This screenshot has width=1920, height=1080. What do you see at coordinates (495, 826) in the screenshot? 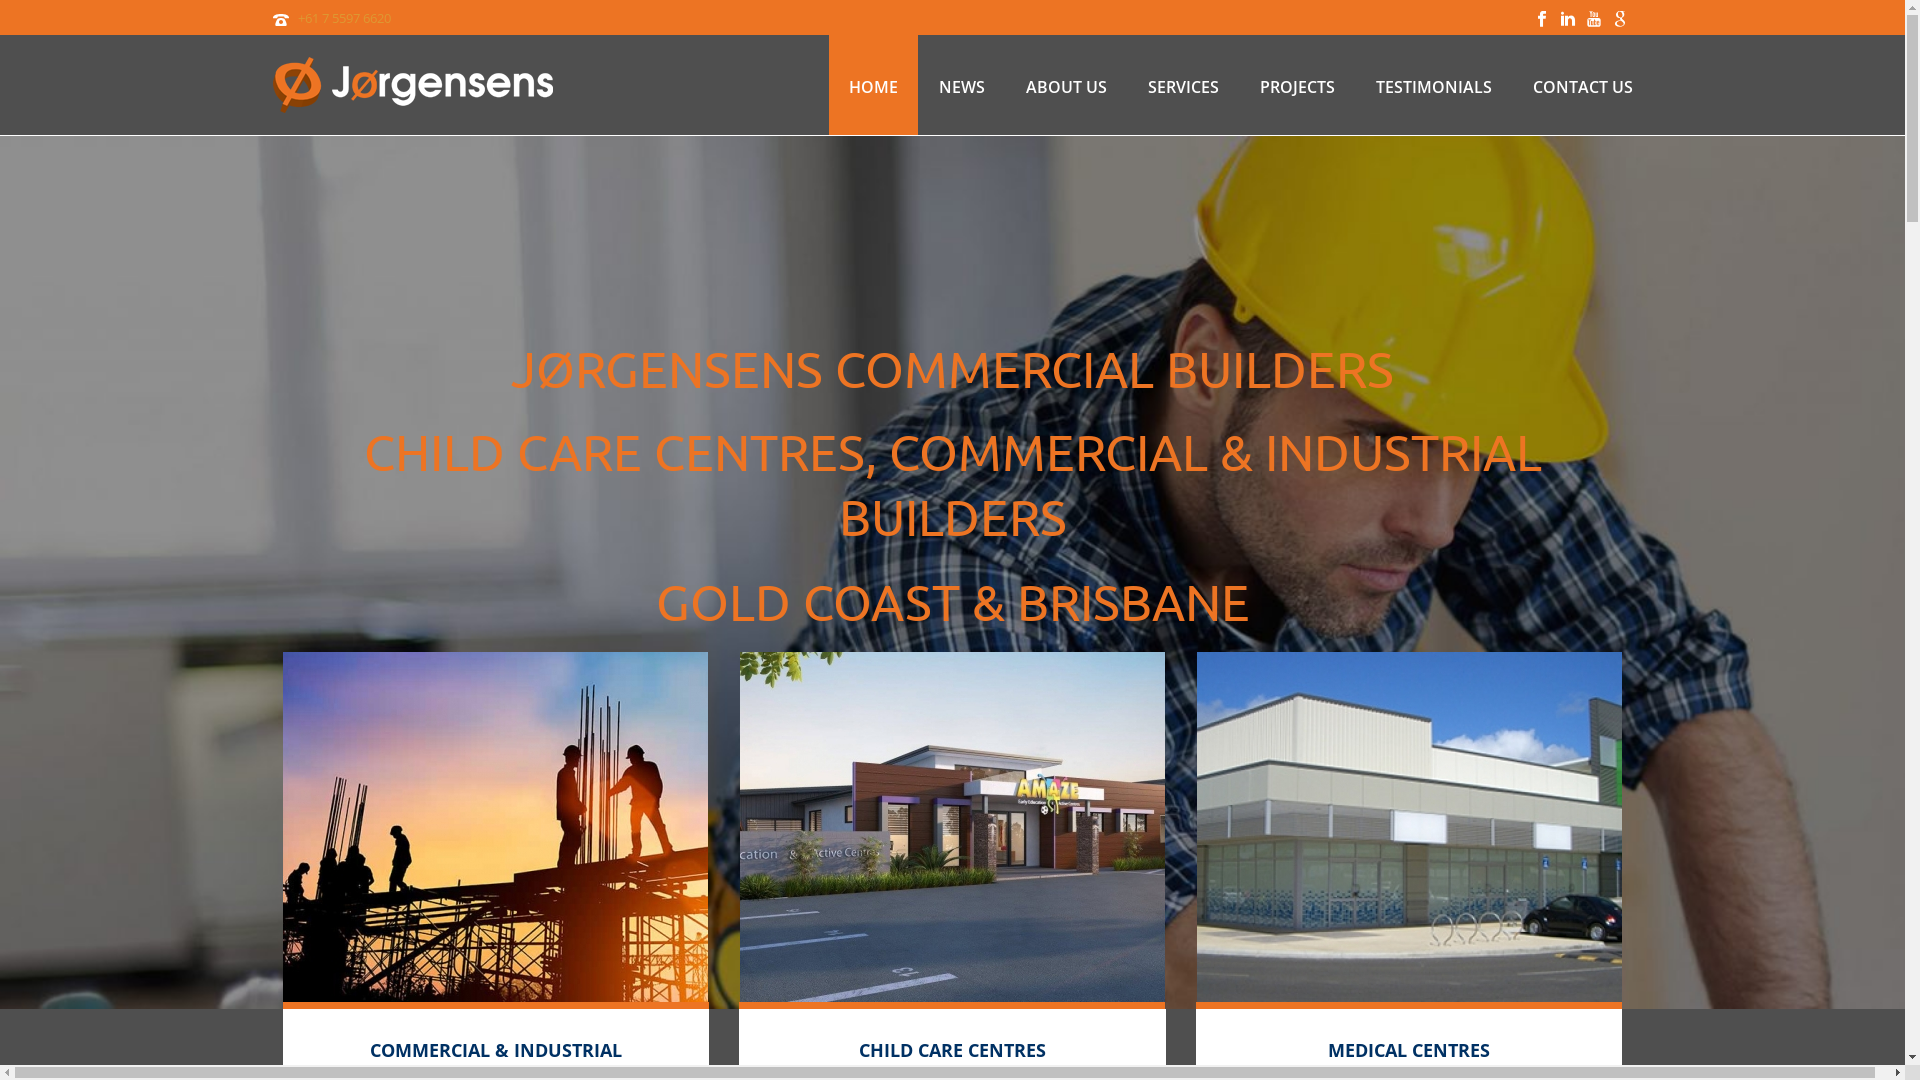
I see `'Home'` at bounding box center [495, 826].